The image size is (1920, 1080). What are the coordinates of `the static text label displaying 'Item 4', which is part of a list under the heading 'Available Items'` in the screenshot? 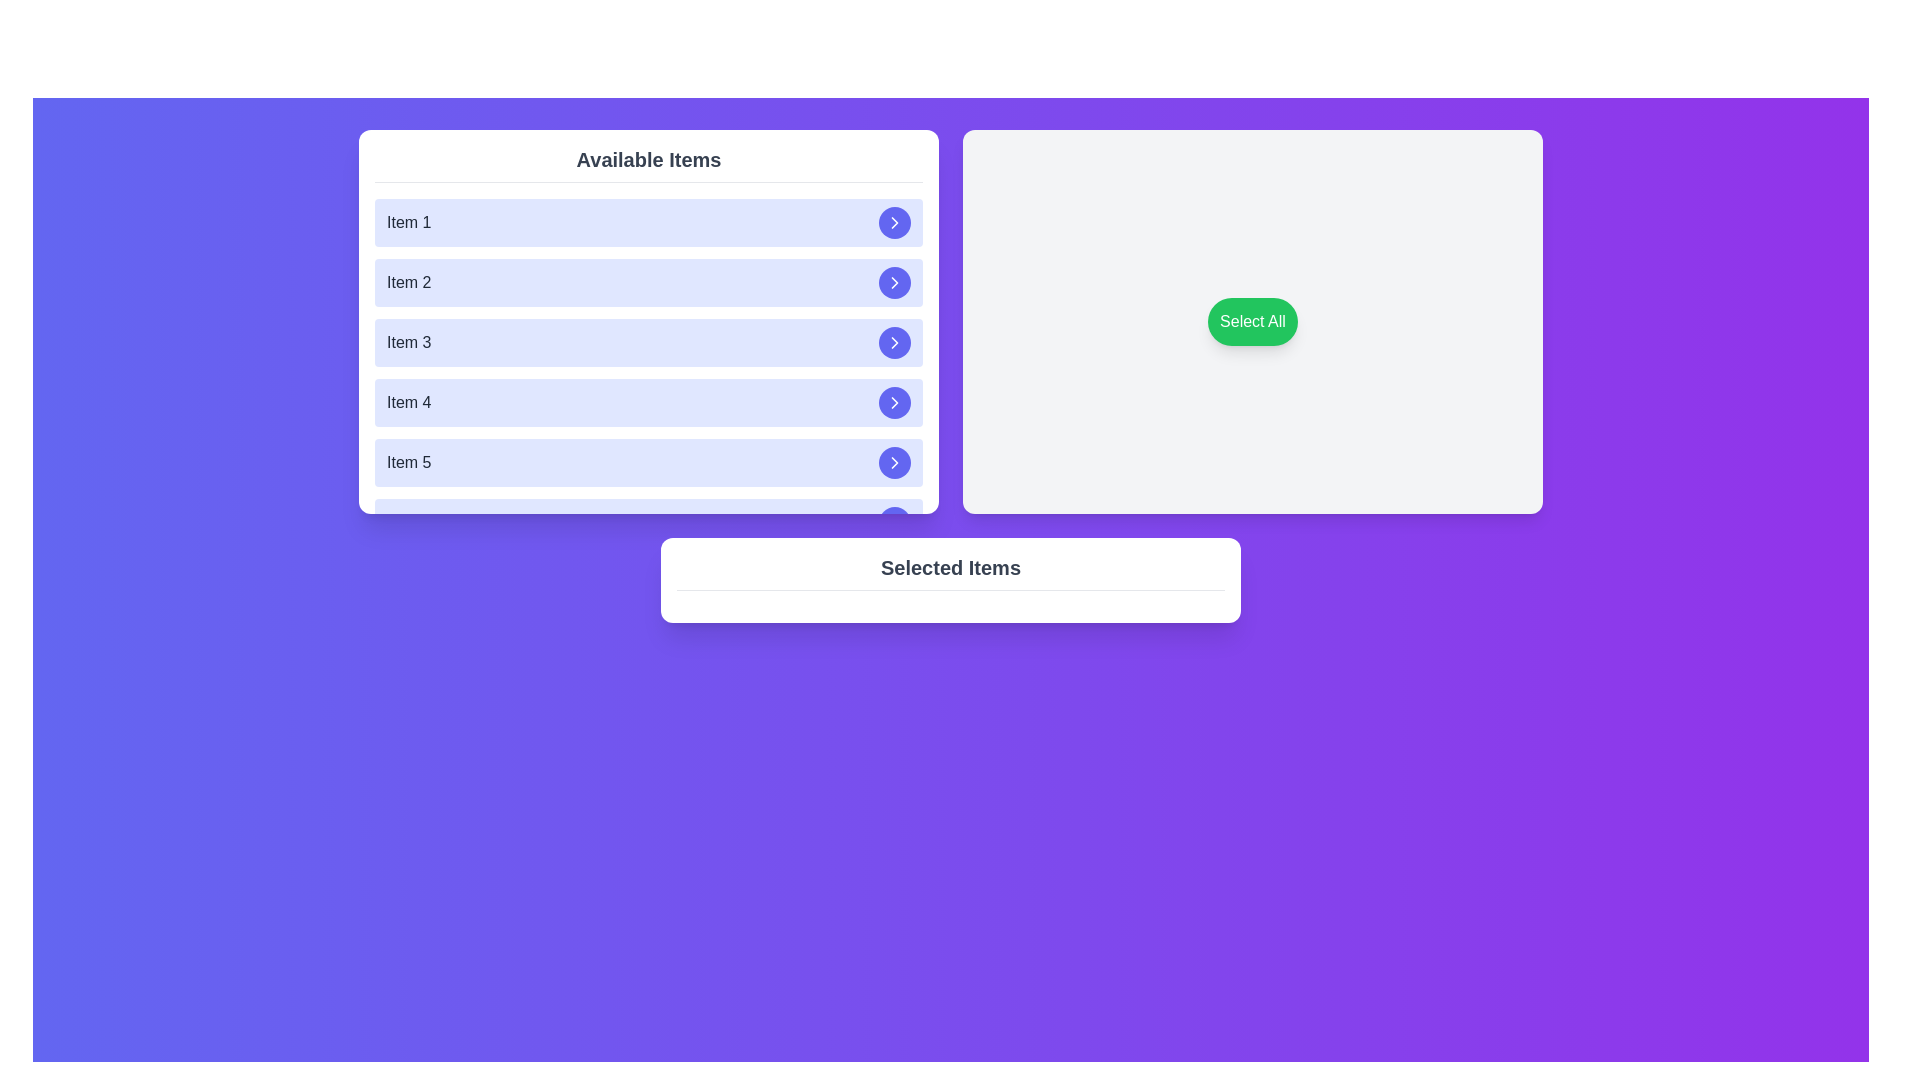 It's located at (408, 402).